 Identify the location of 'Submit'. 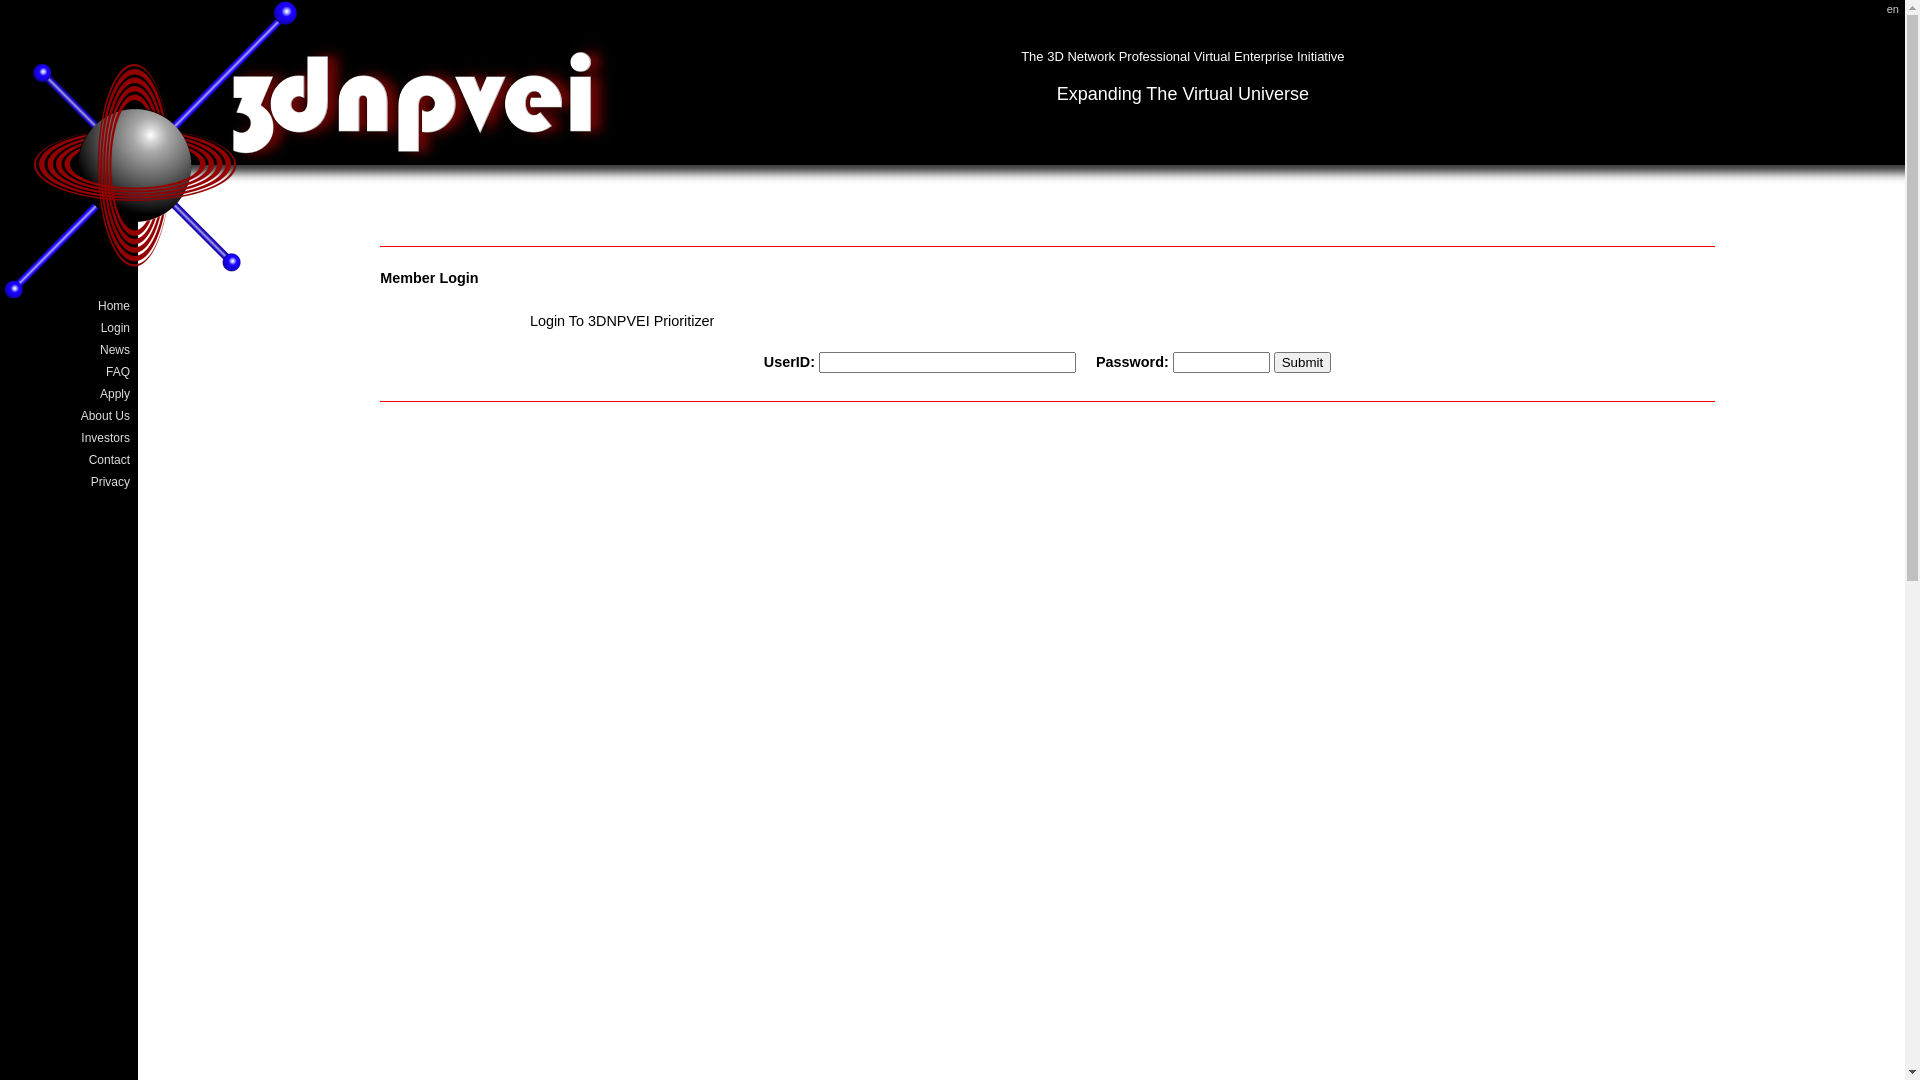
(1302, 362).